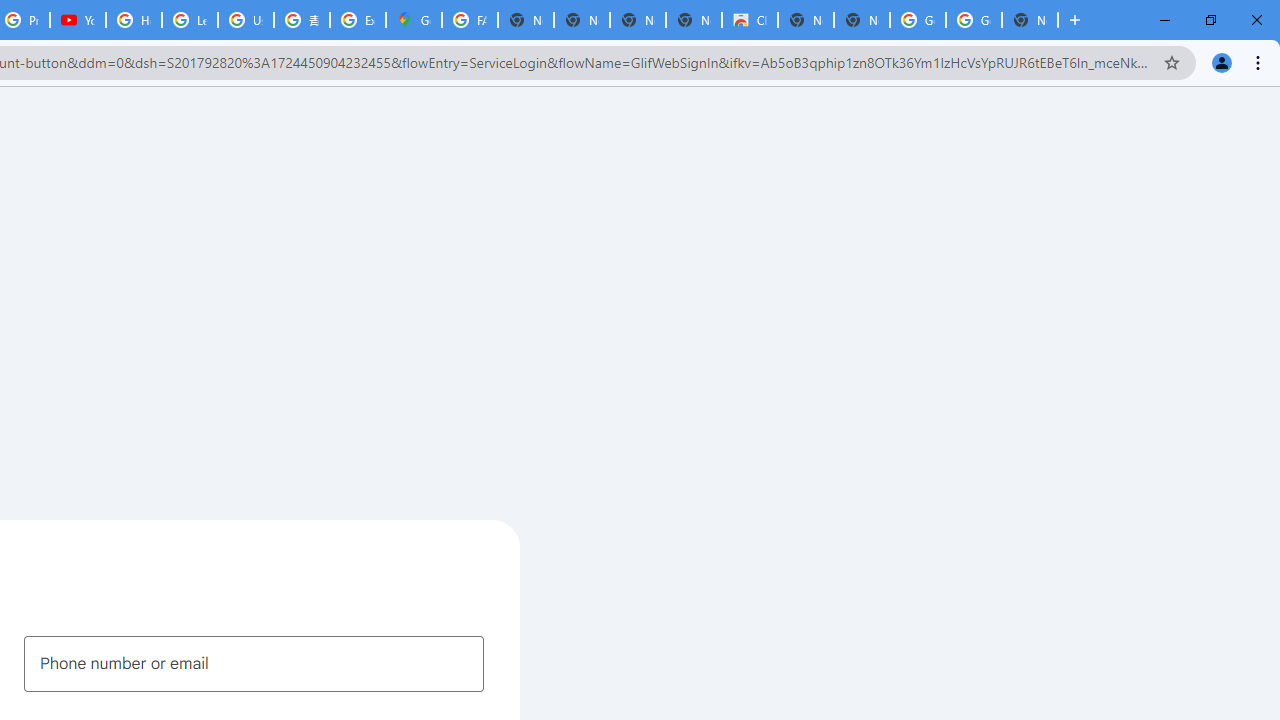 The image size is (1280, 720). I want to click on 'New Tab', so click(1030, 20).